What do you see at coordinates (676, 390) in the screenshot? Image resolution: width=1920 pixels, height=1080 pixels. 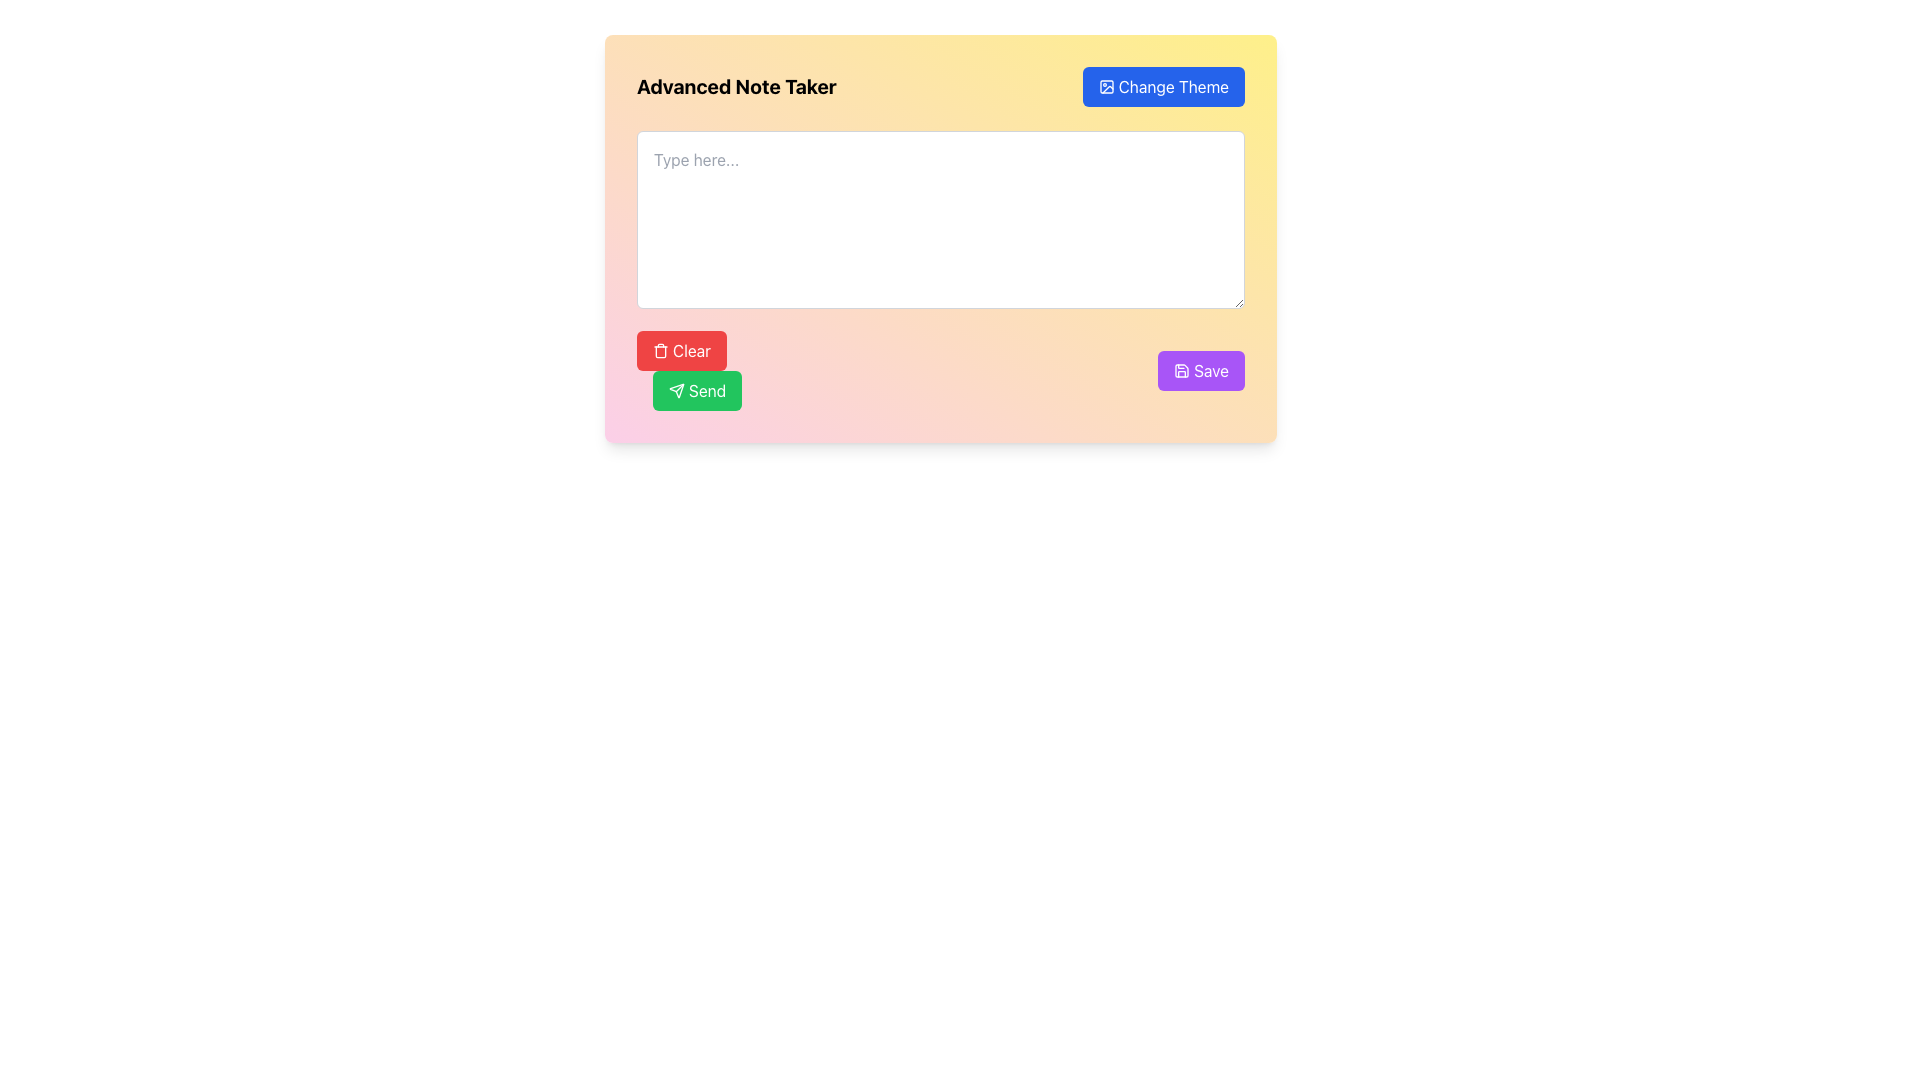 I see `the miniature paper plane icon with a green outline, which is embedded in the green 'Send' button located at the bottom-center of the panel` at bounding box center [676, 390].